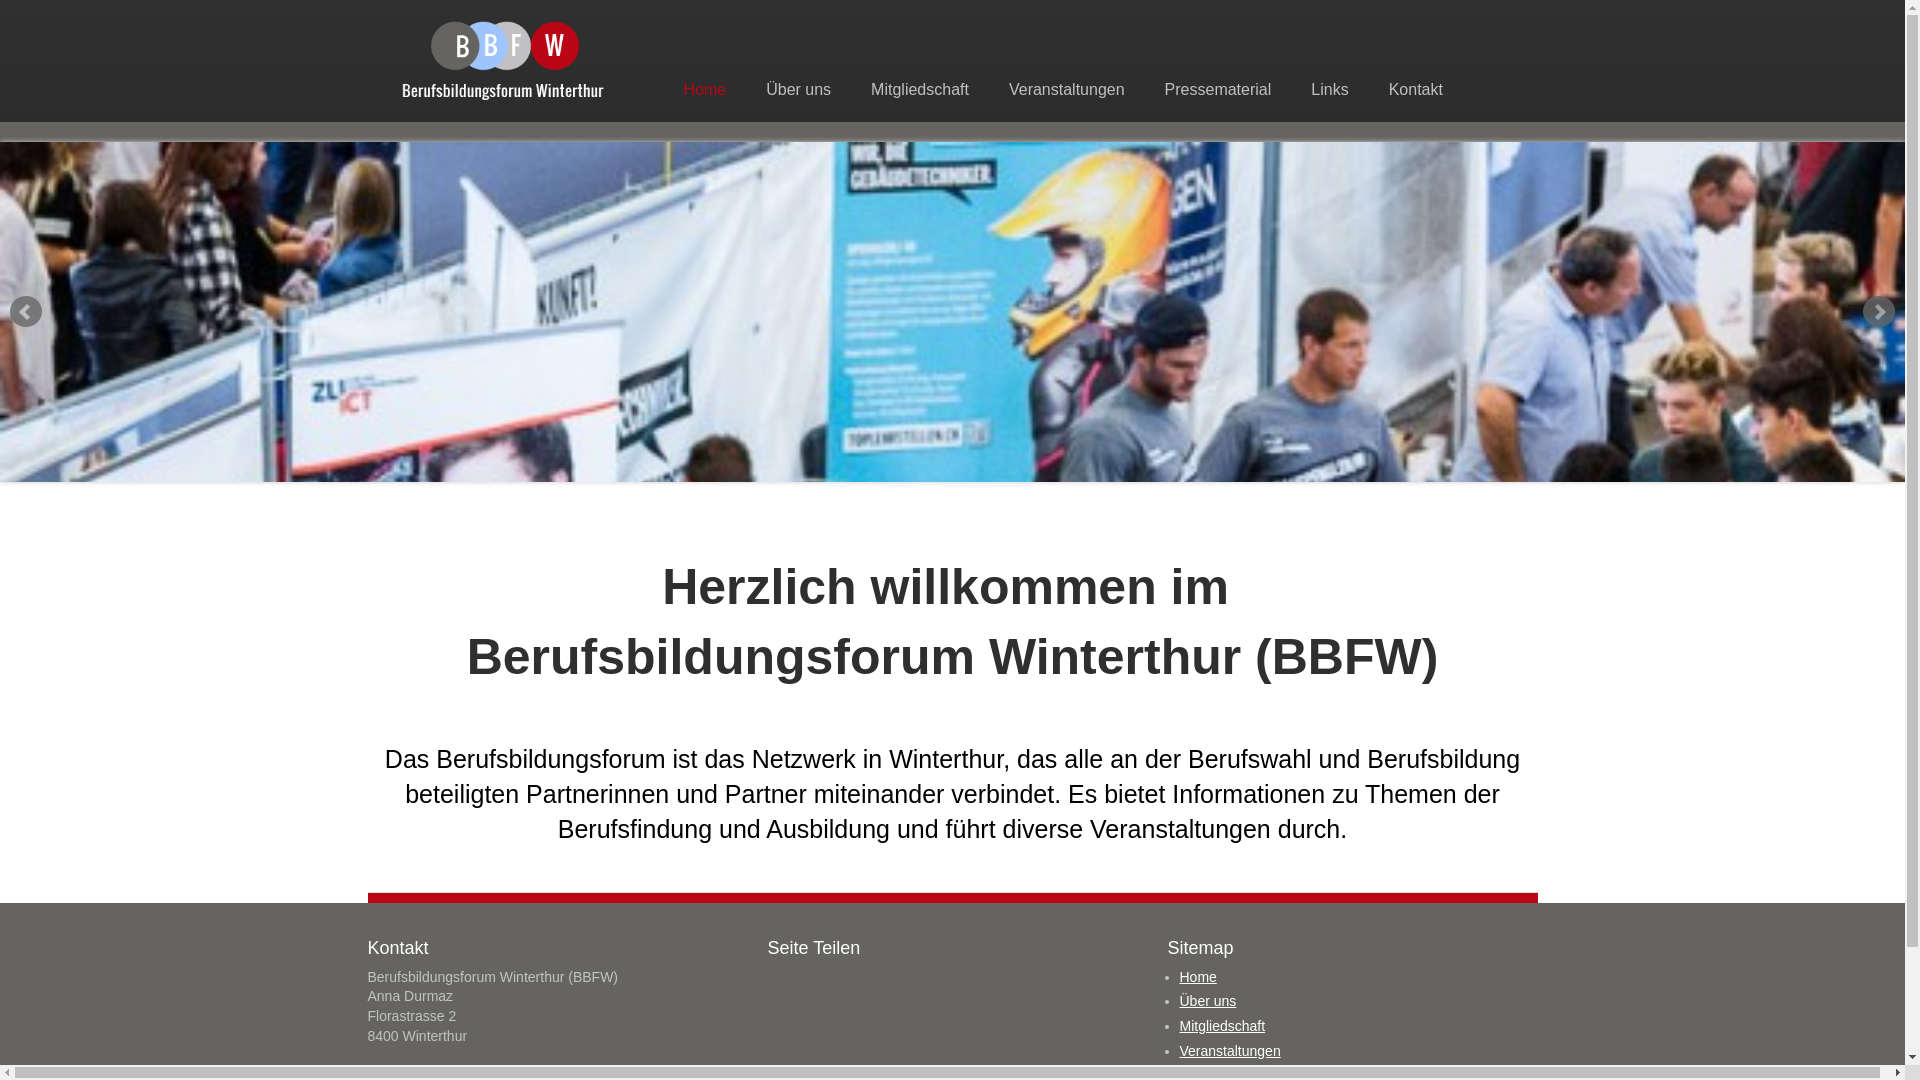  Describe the element at coordinates (1217, 88) in the screenshot. I see `'Pressematerial'` at that location.